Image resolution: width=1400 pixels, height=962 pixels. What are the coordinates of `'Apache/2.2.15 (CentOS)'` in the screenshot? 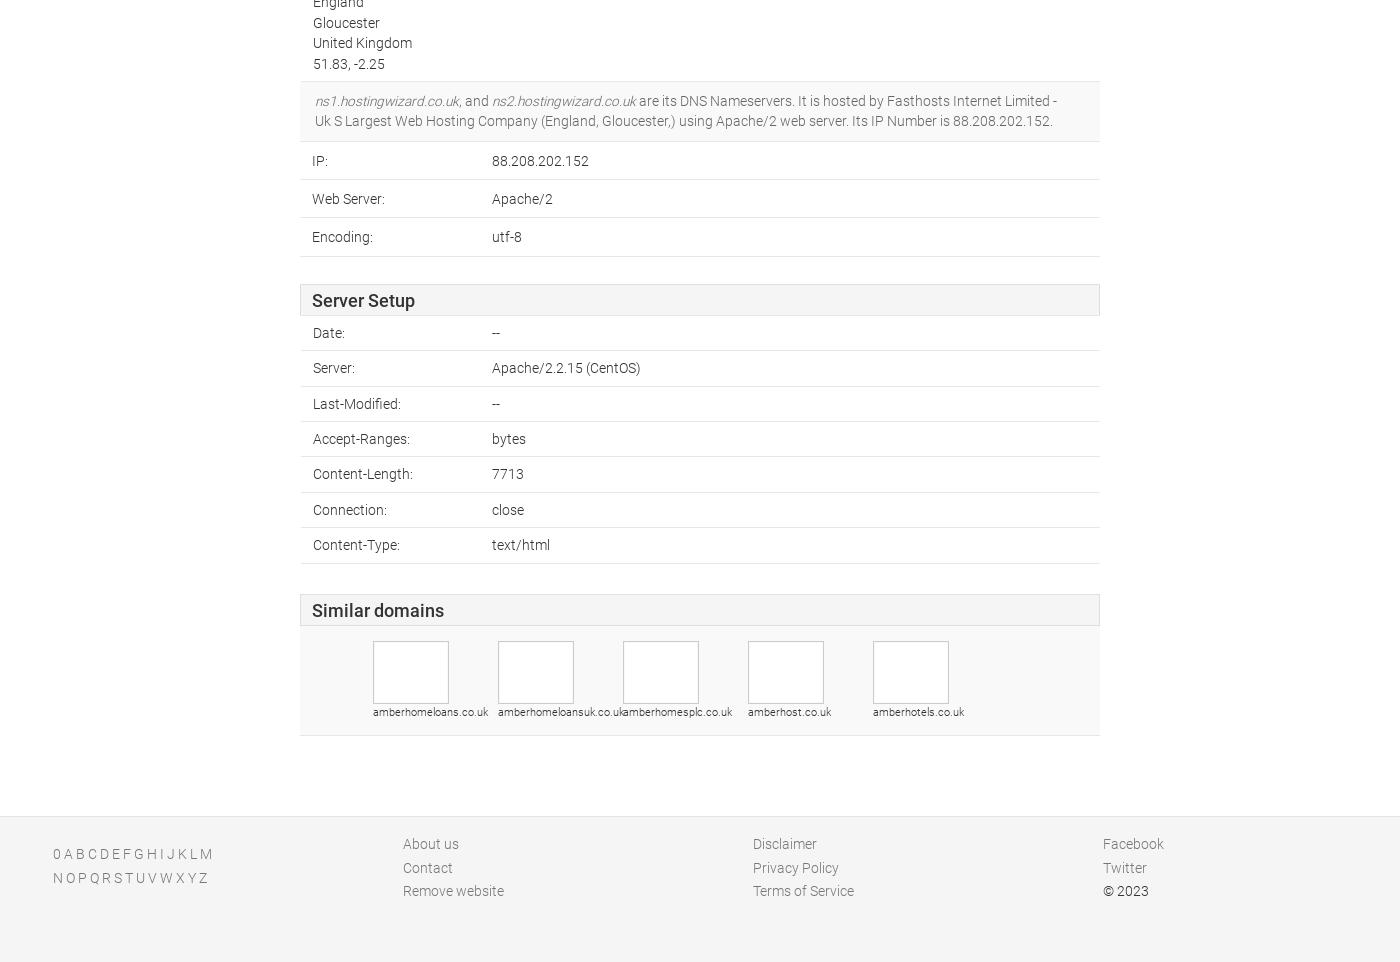 It's located at (565, 367).